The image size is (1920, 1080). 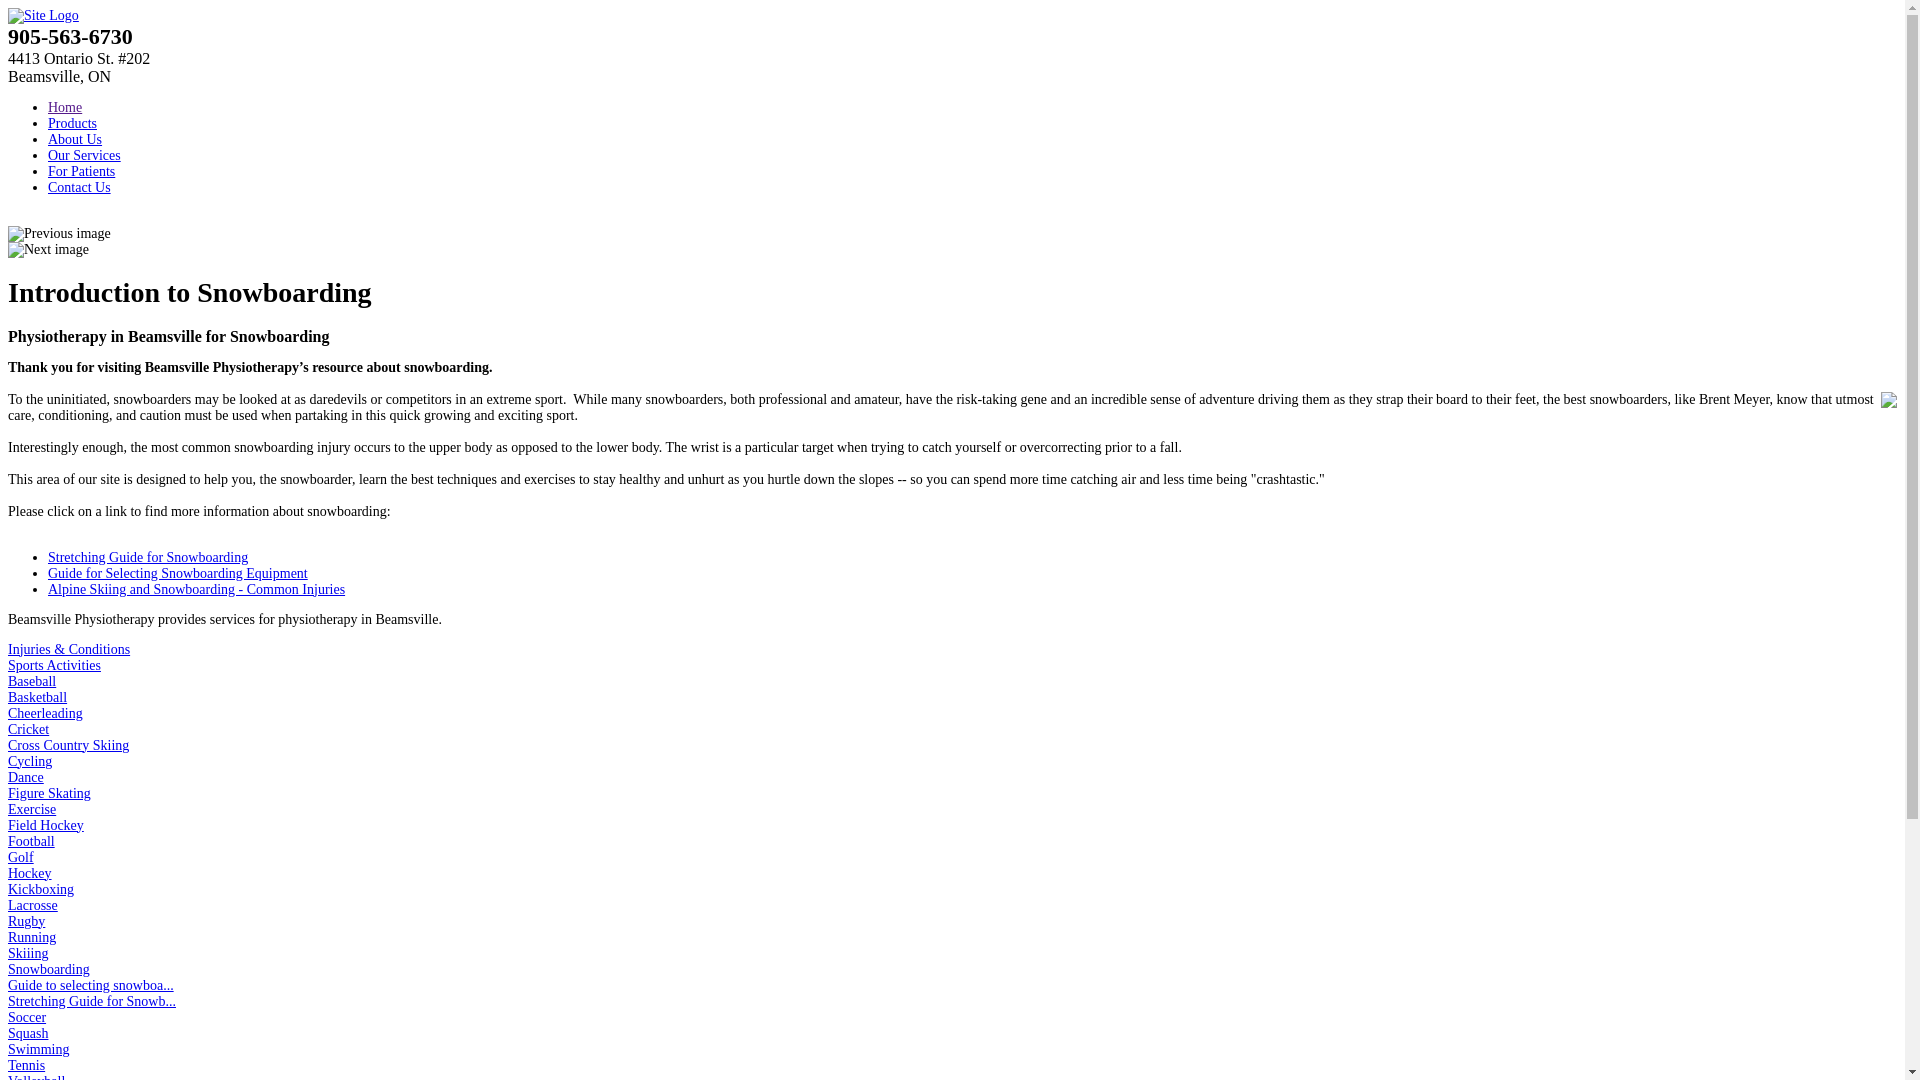 What do you see at coordinates (68, 745) in the screenshot?
I see `'Cross Country Skiing'` at bounding box center [68, 745].